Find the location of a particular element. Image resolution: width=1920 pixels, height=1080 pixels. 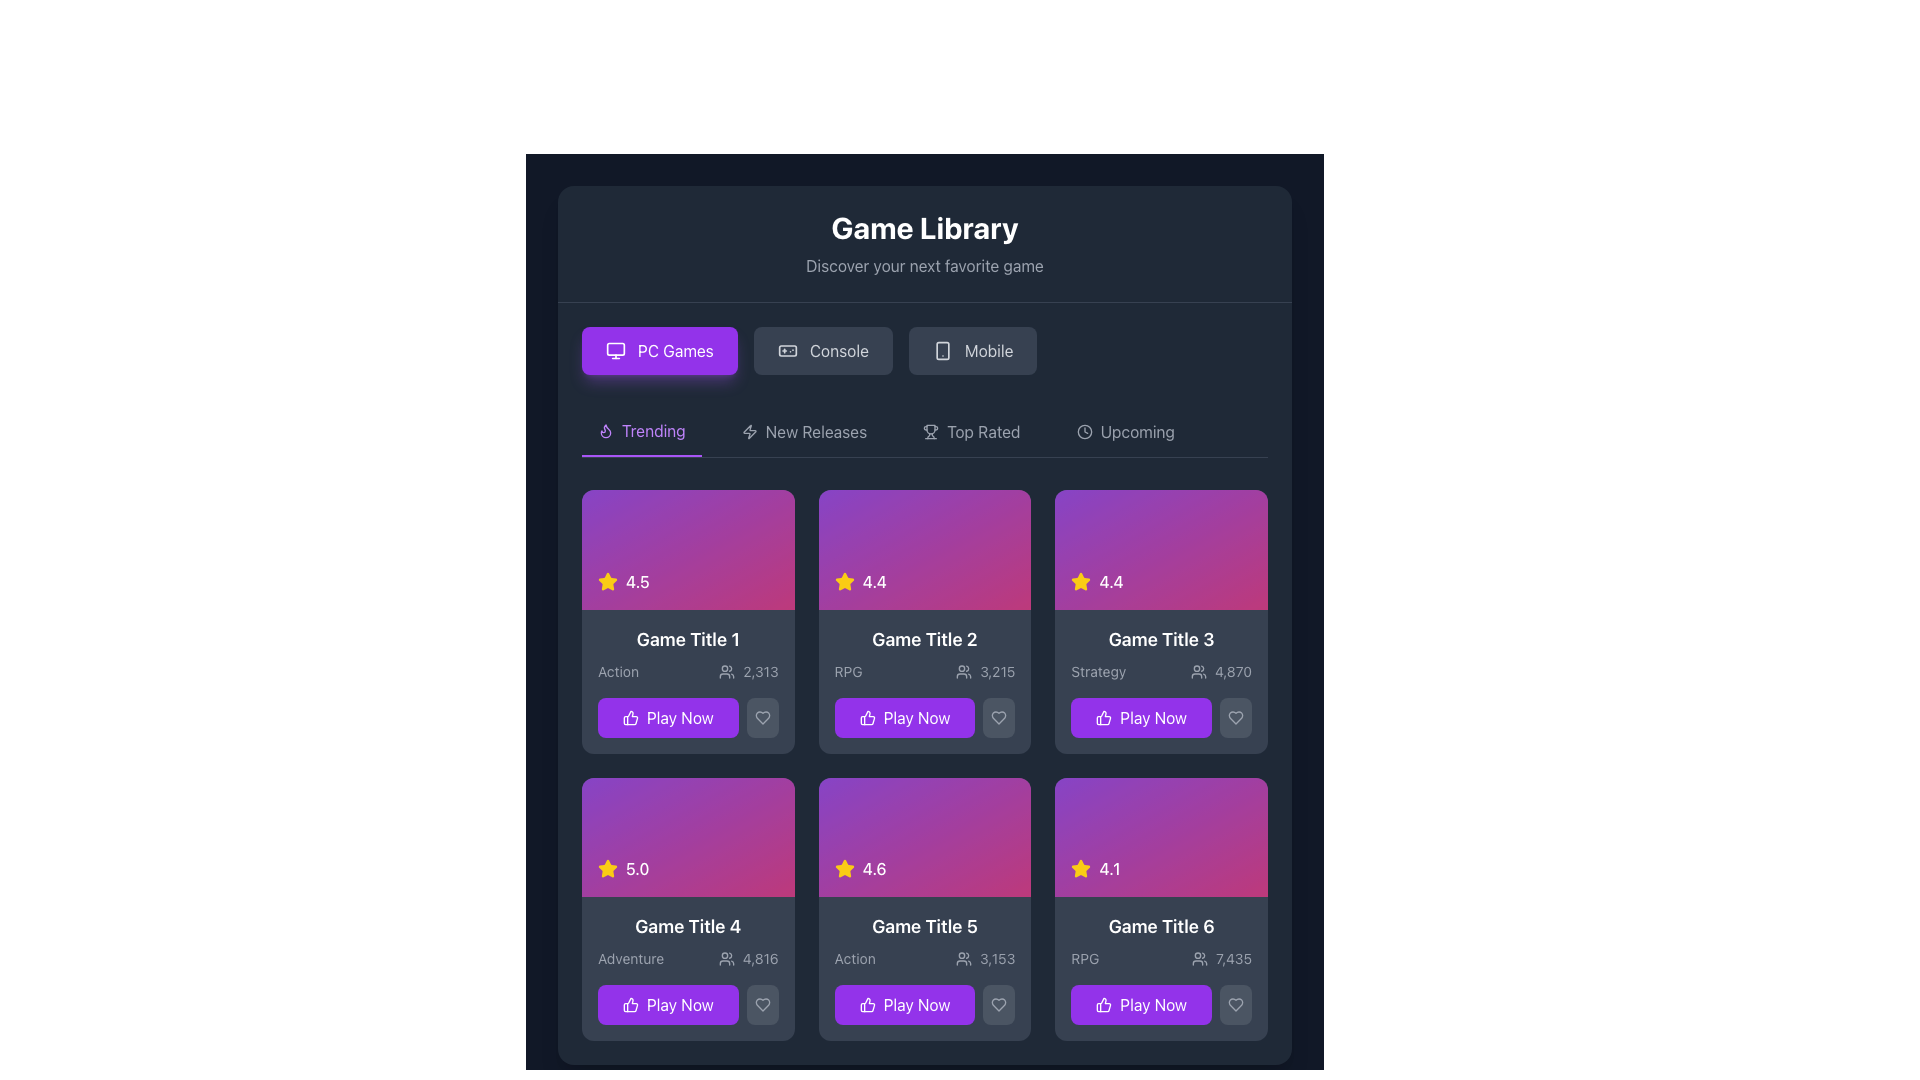

the 'Play Now' button with a purple background and white text, located below the game information for 'Game Title 3' in the Trending tab is located at coordinates (1161, 716).